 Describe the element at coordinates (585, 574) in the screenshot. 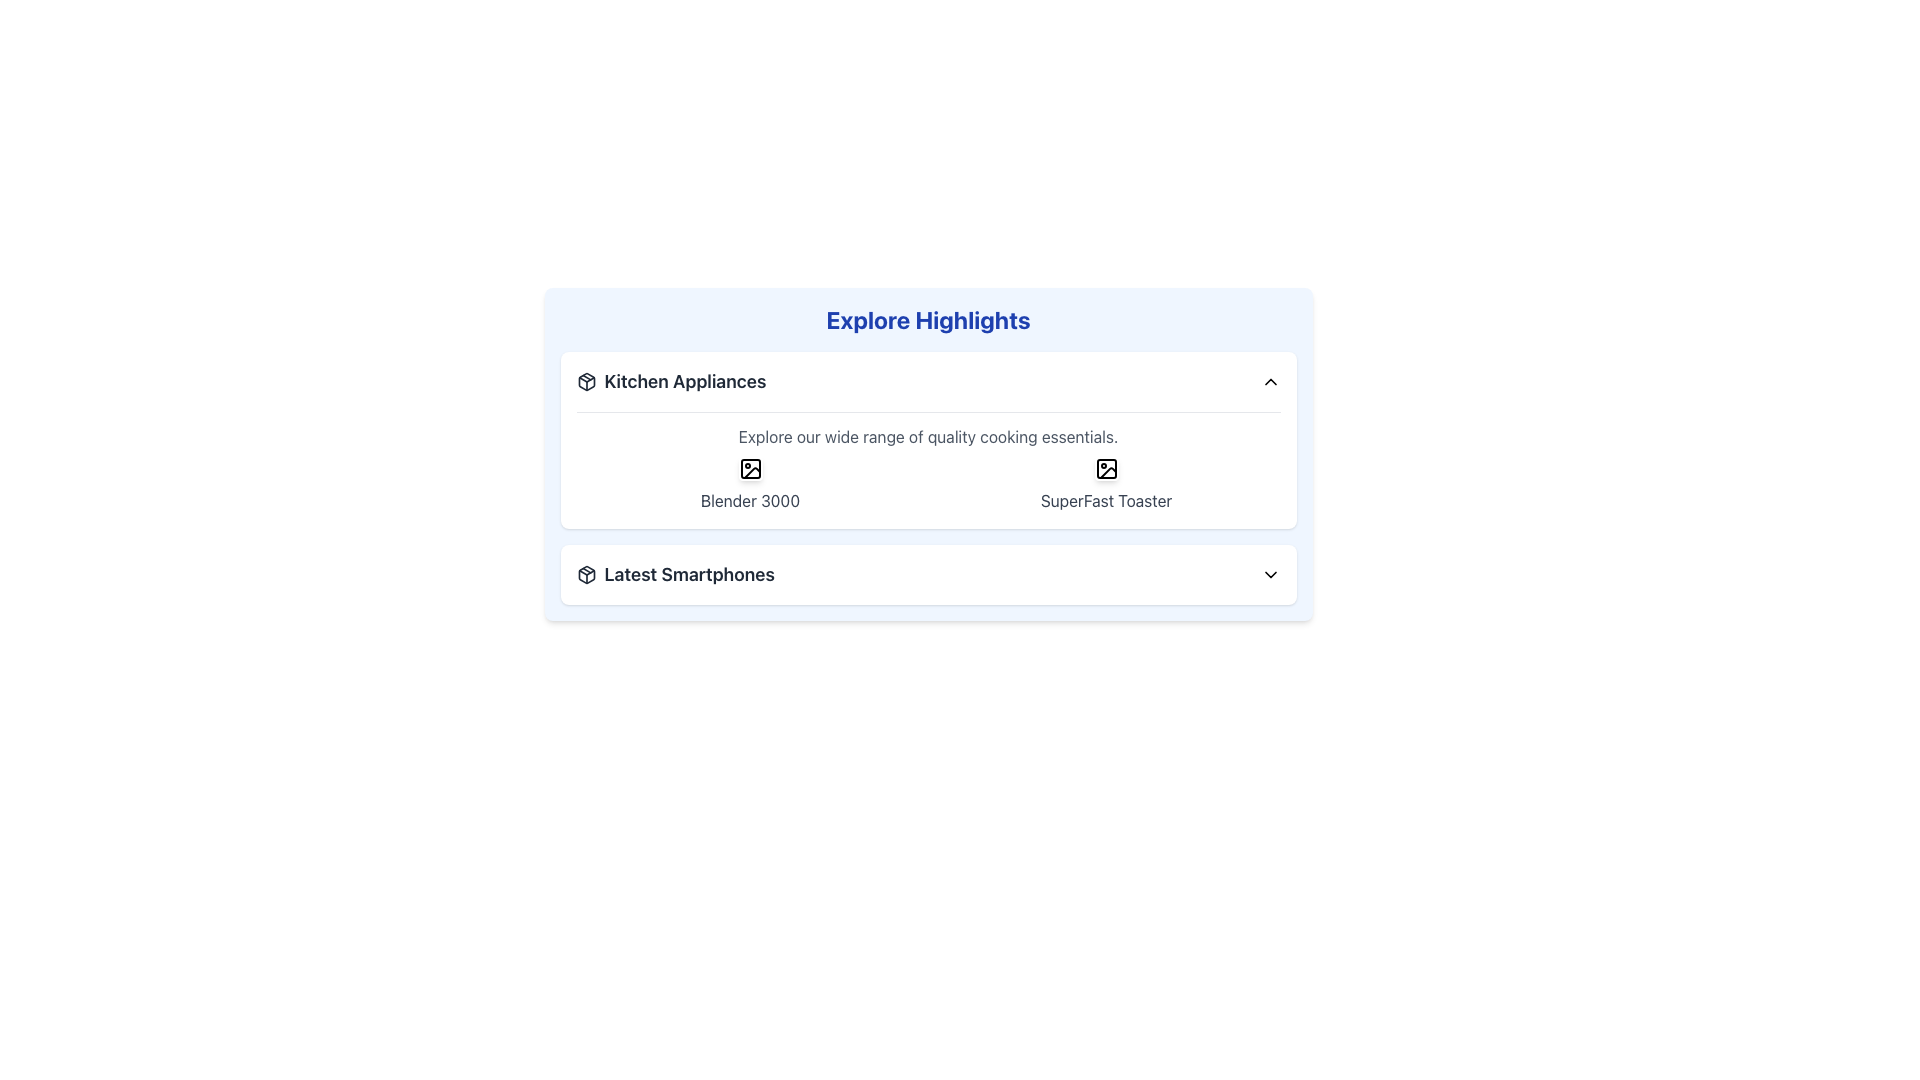

I see `the small, square-shaped icon resembling a package located to the left of the text 'Latest Smartphones' in the 'Explore Highlights' section` at that location.